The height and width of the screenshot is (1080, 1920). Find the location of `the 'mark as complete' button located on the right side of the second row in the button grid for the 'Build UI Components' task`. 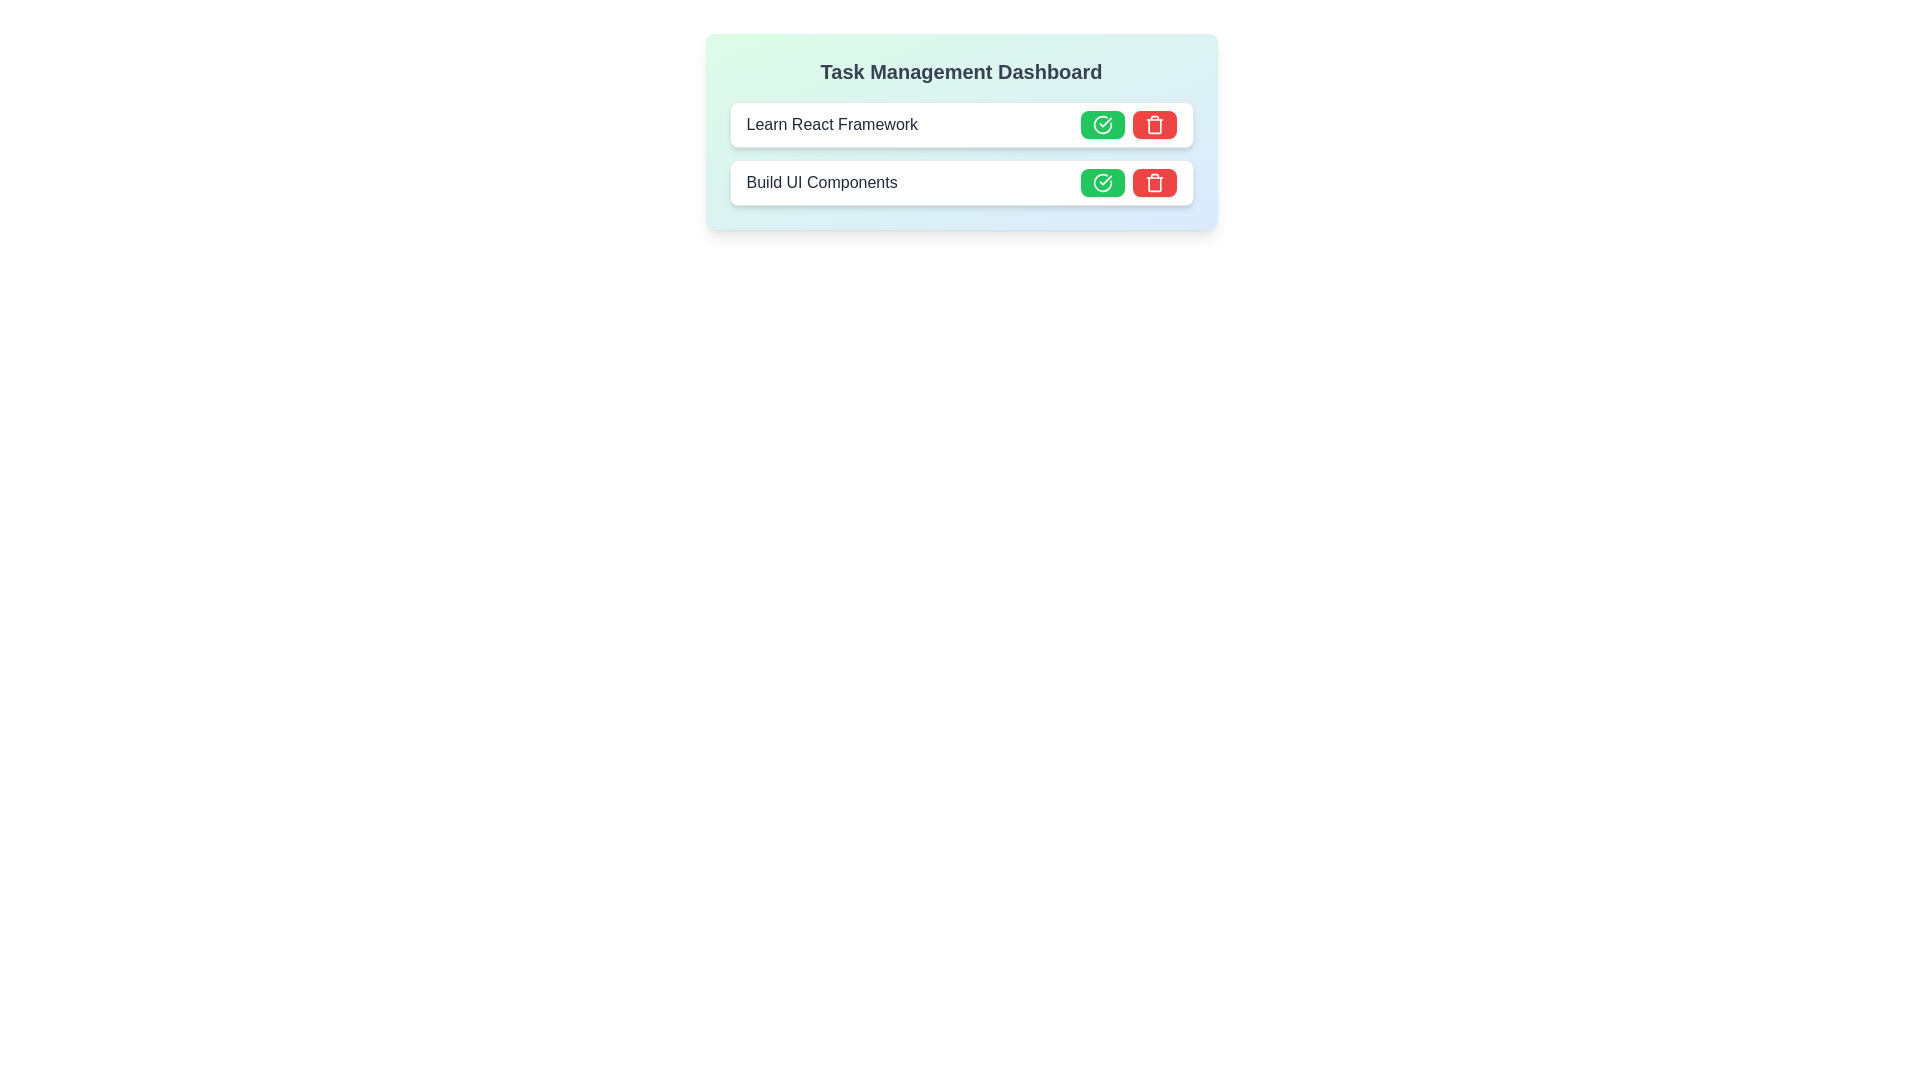

the 'mark as complete' button located on the right side of the second row in the button grid for the 'Build UI Components' task is located at coordinates (1101, 182).